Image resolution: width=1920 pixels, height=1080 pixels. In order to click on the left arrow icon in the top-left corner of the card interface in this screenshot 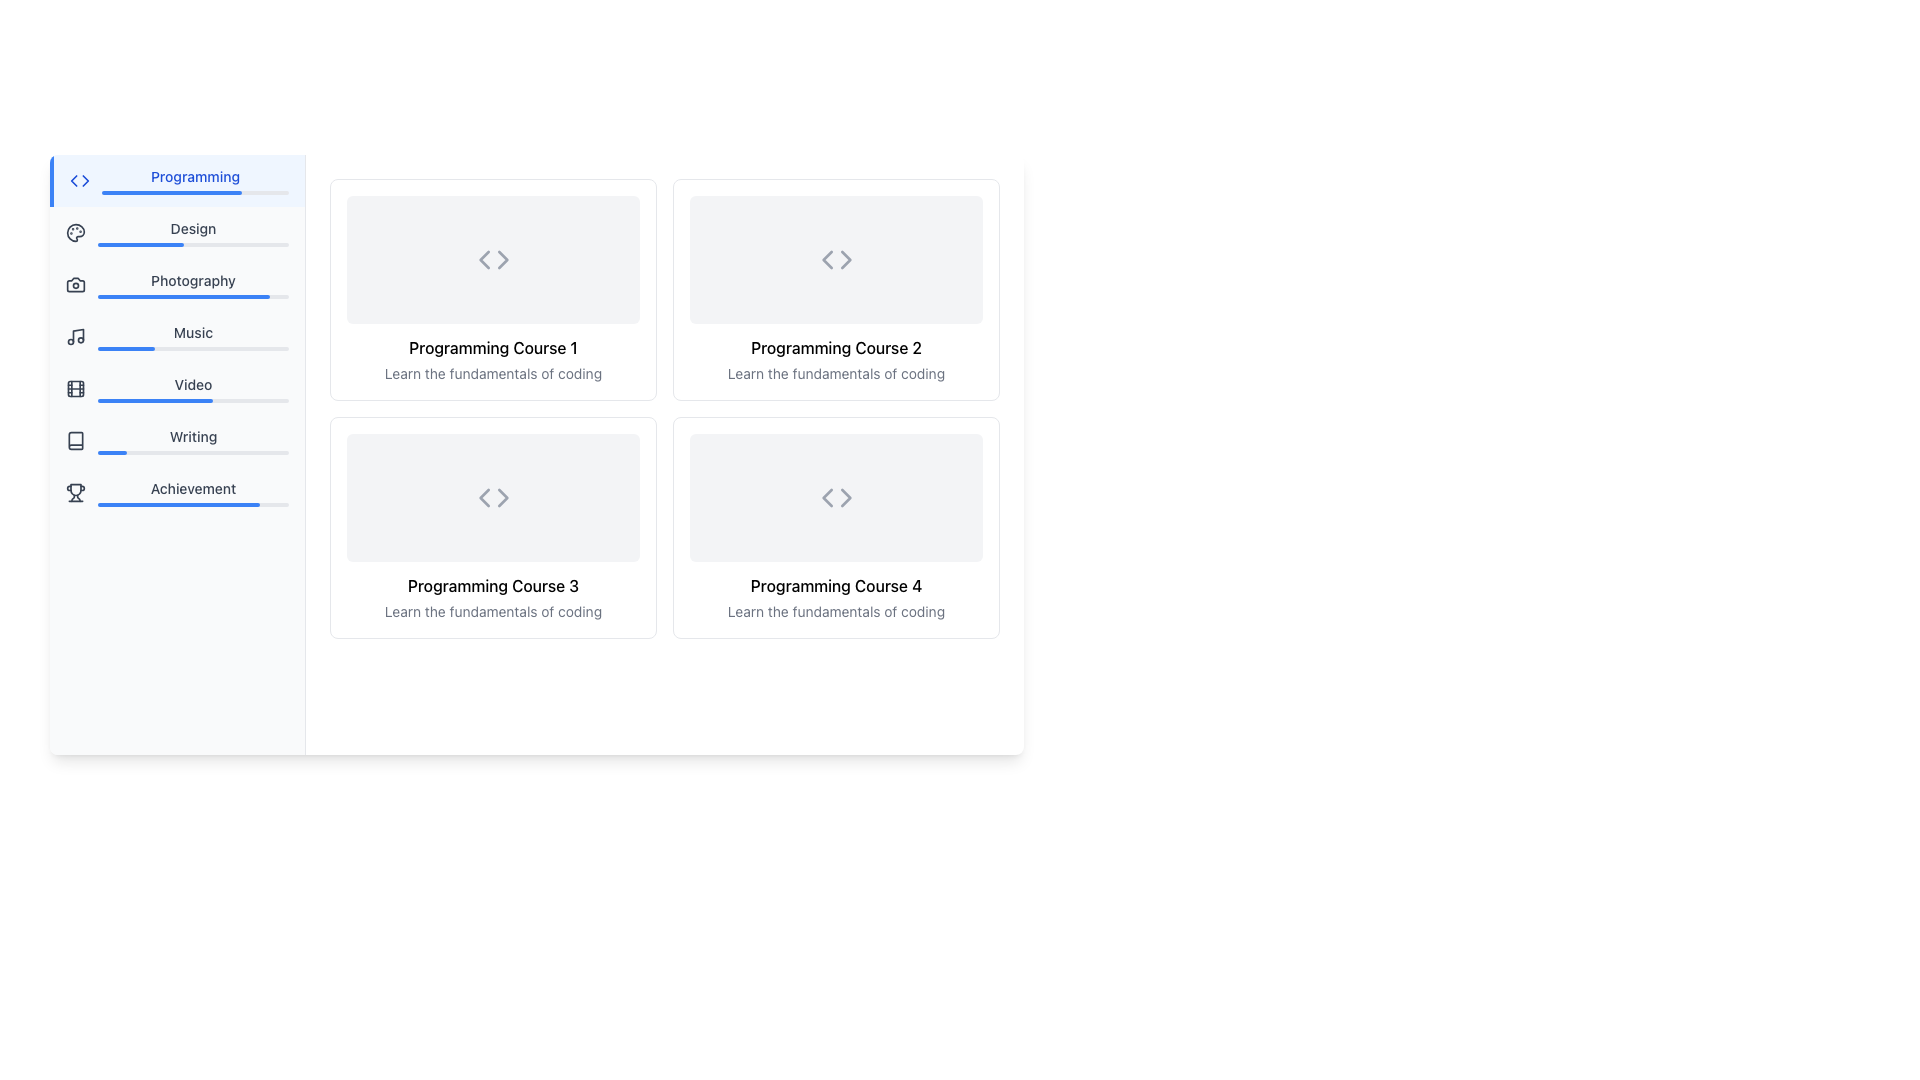, I will do `click(484, 258)`.